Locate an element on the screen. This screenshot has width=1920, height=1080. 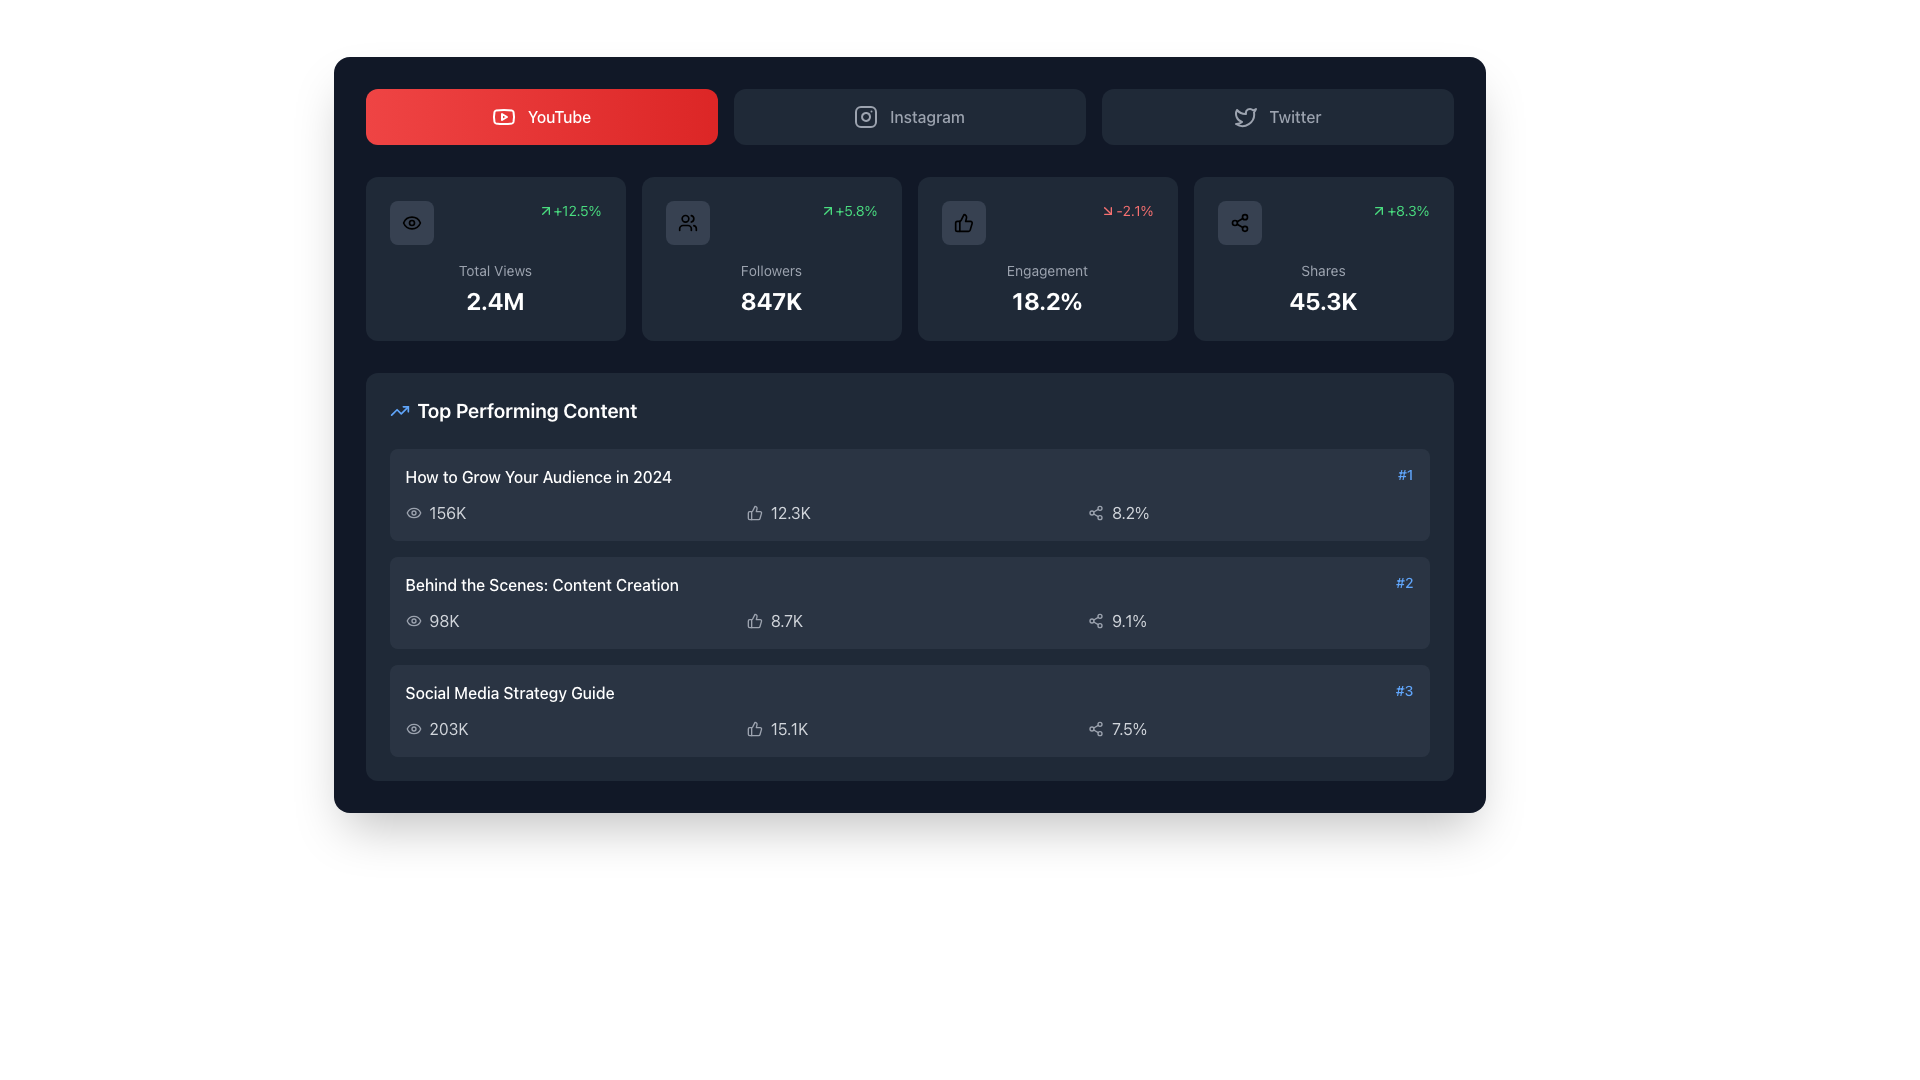
the green upward-pointing arrow icon and the text '+12.5%' that is adjacent to it, located within the box labeled 'Total Views' near its upper-right corner is located at coordinates (568, 211).